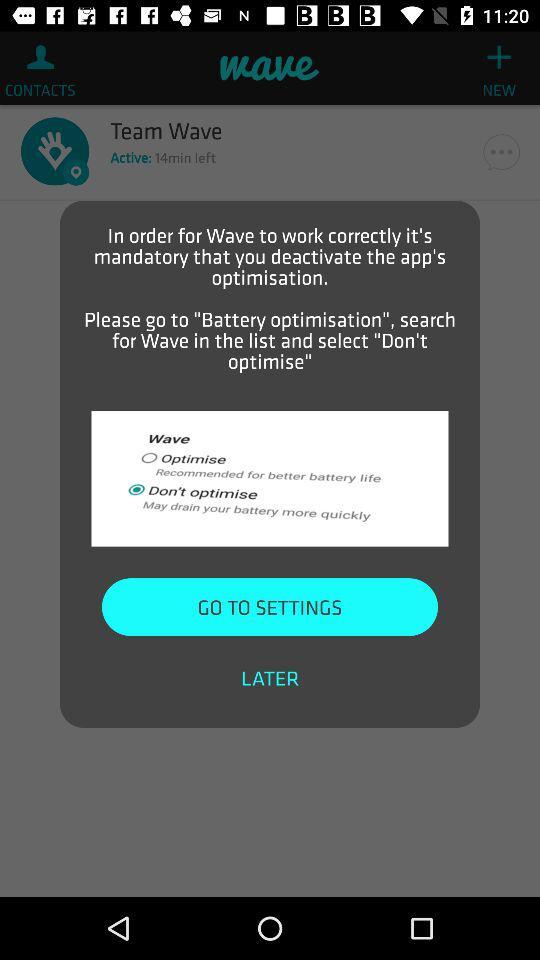 The image size is (540, 960). What do you see at coordinates (270, 678) in the screenshot?
I see `item below the go to settings icon` at bounding box center [270, 678].